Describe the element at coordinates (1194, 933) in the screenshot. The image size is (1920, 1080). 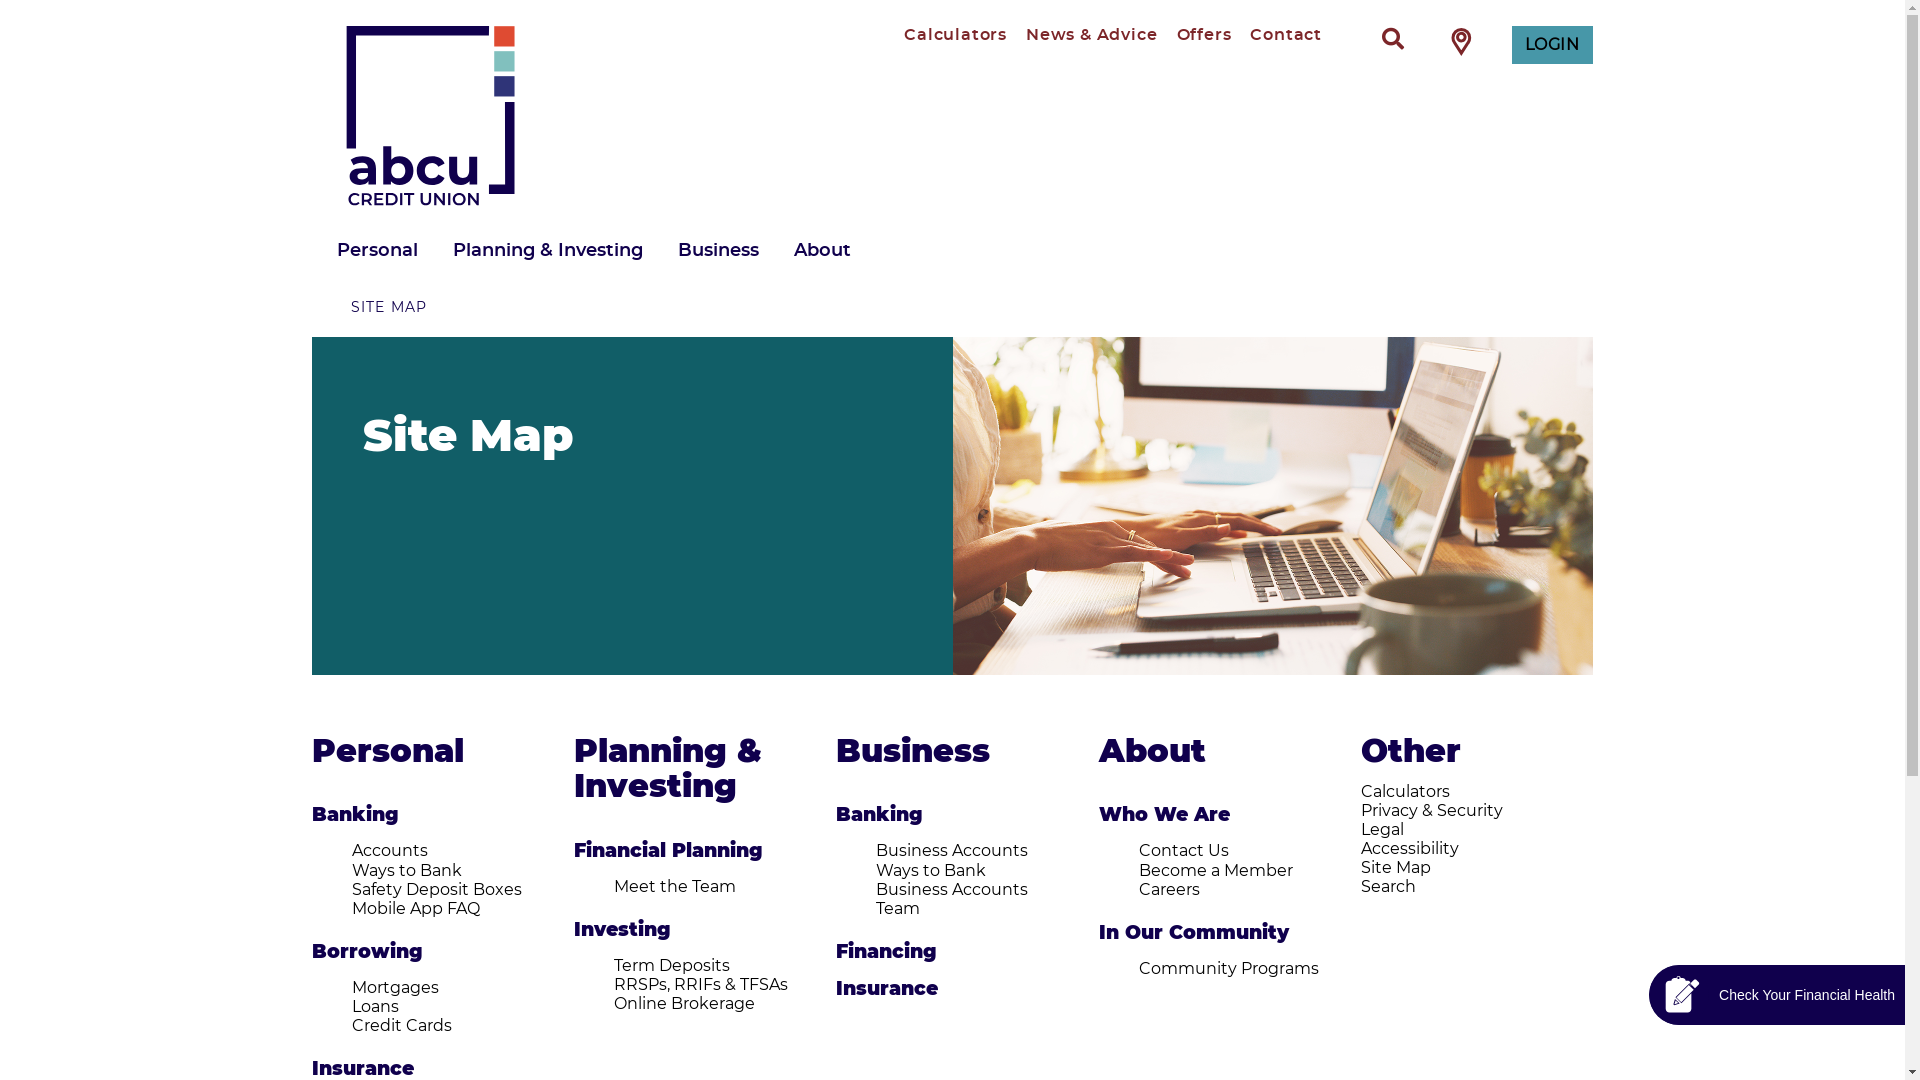
I see `'In Our Community'` at that location.